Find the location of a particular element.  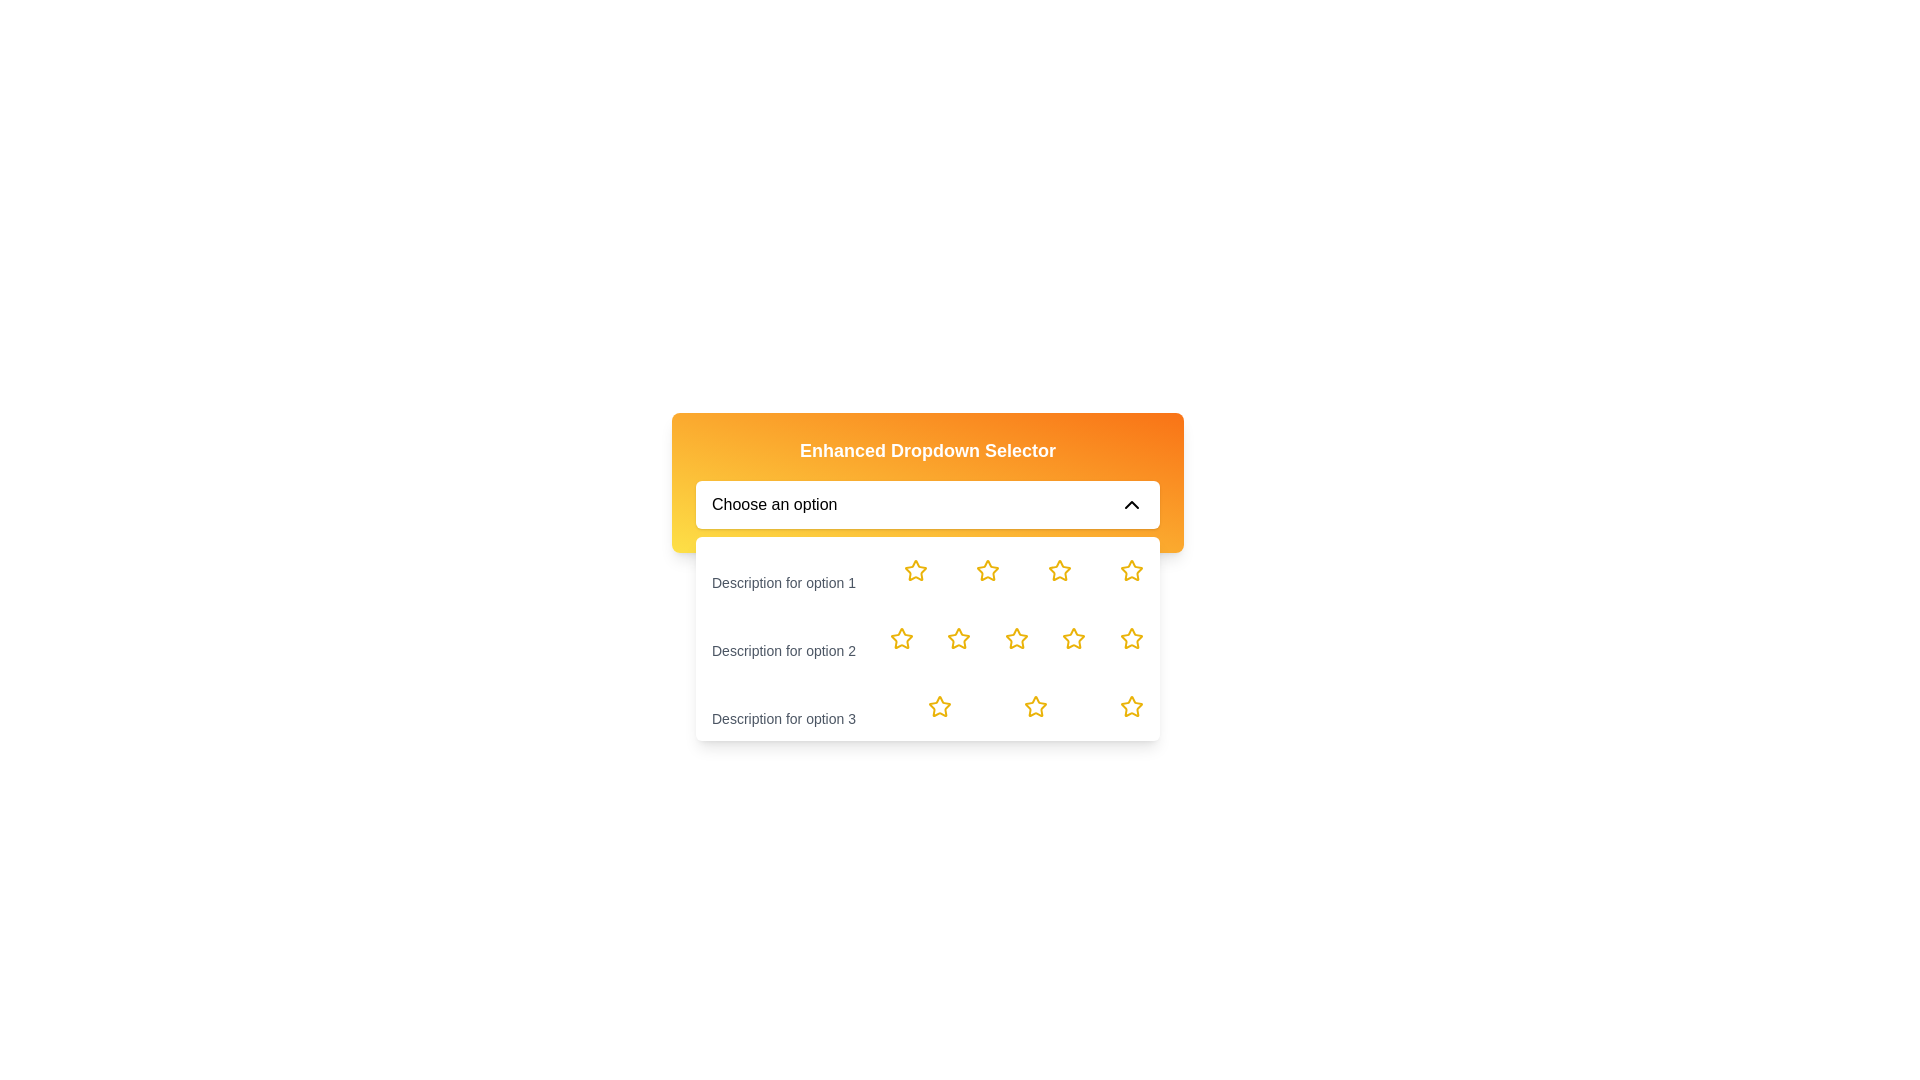

the fourth star icon in the third row of the rating component is located at coordinates (1059, 570).